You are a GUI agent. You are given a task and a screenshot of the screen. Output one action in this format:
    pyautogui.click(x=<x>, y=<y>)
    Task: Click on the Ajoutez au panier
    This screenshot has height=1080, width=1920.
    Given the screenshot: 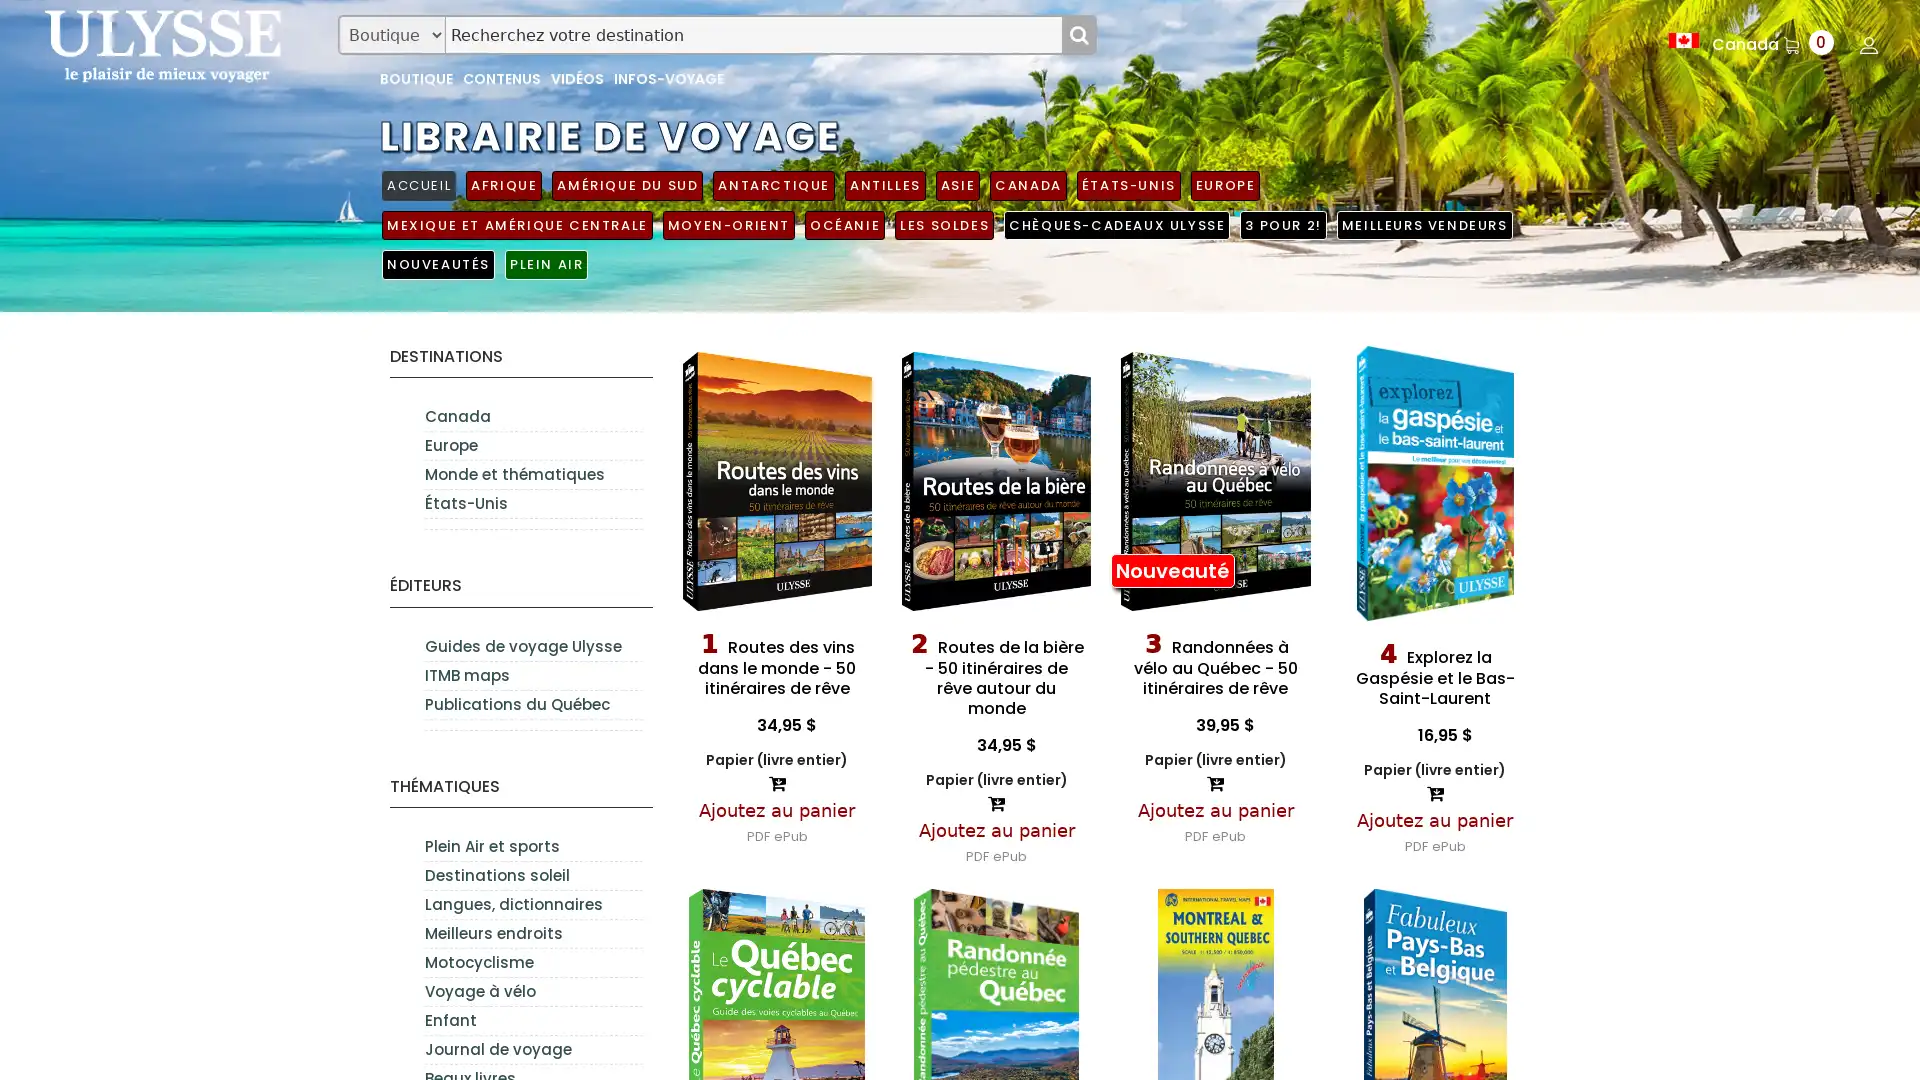 What is the action you would take?
    pyautogui.click(x=996, y=829)
    